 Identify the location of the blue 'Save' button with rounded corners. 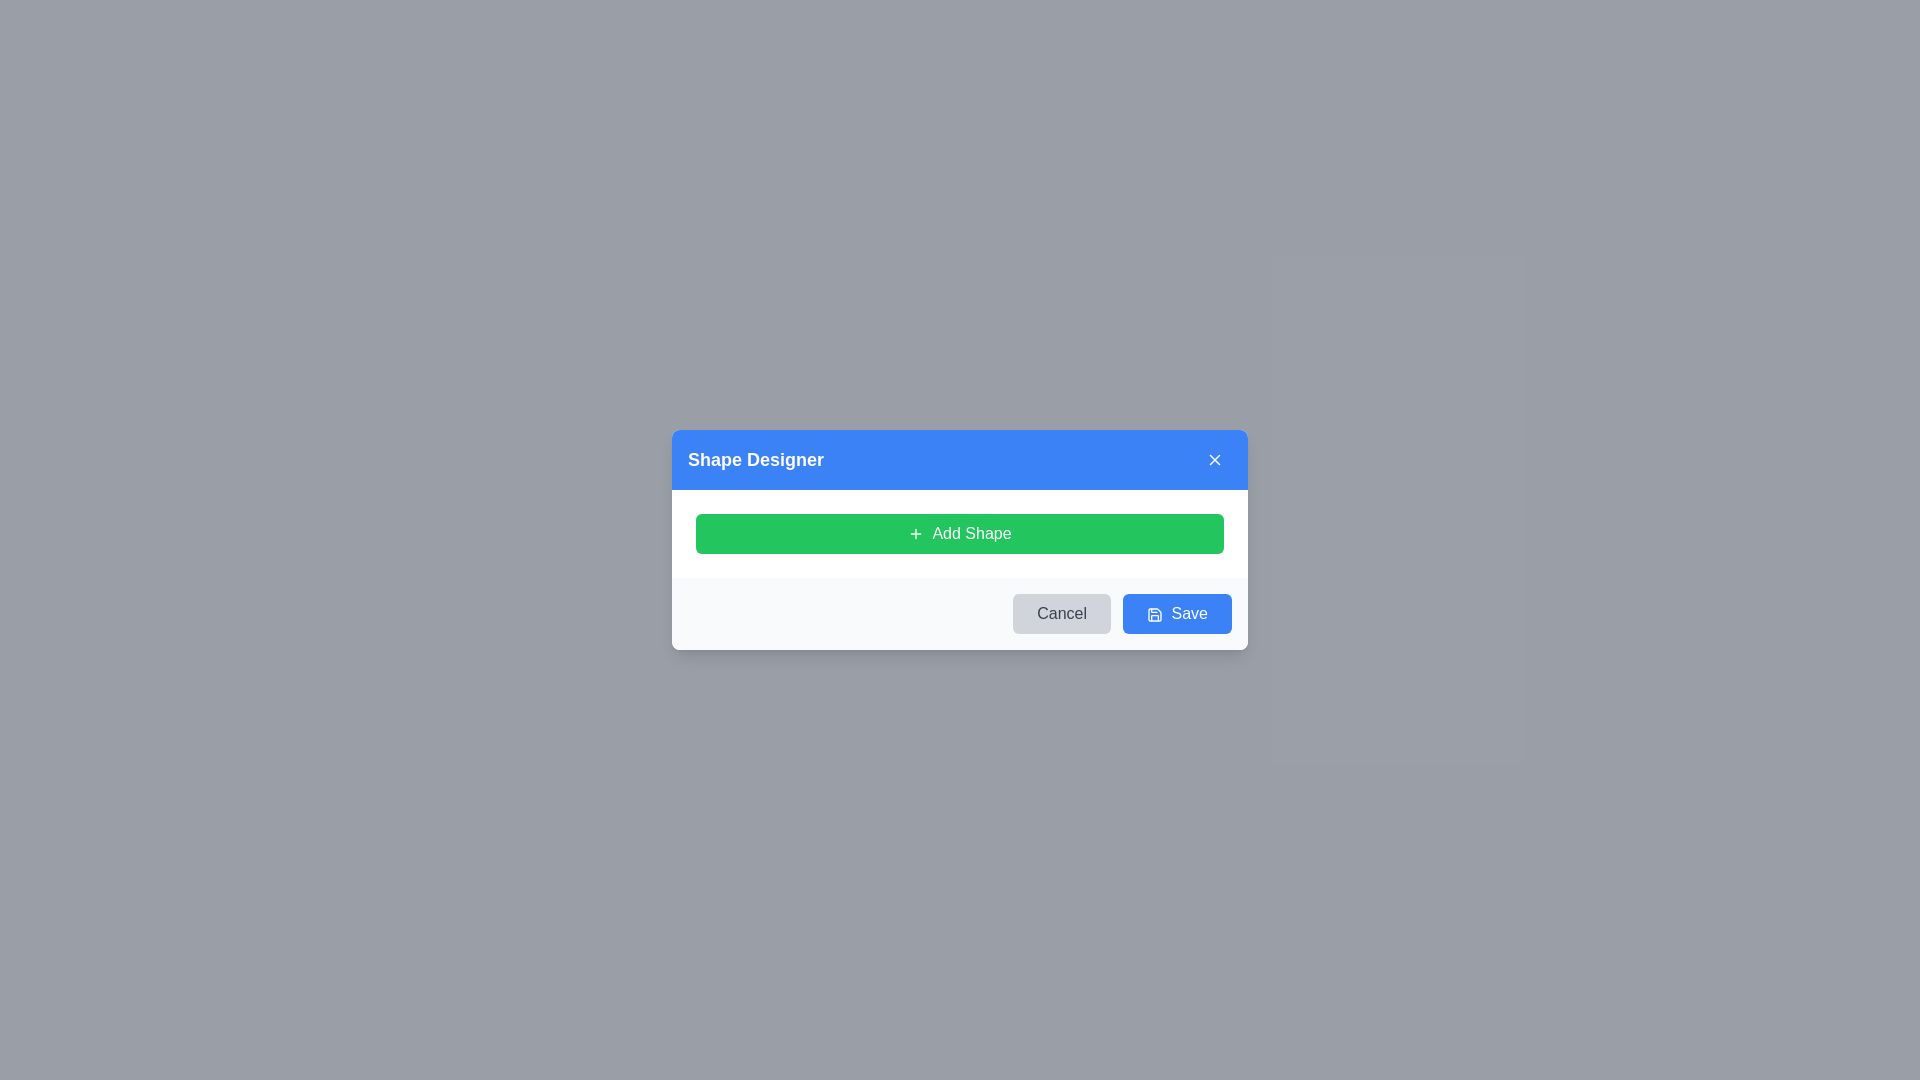
(1177, 612).